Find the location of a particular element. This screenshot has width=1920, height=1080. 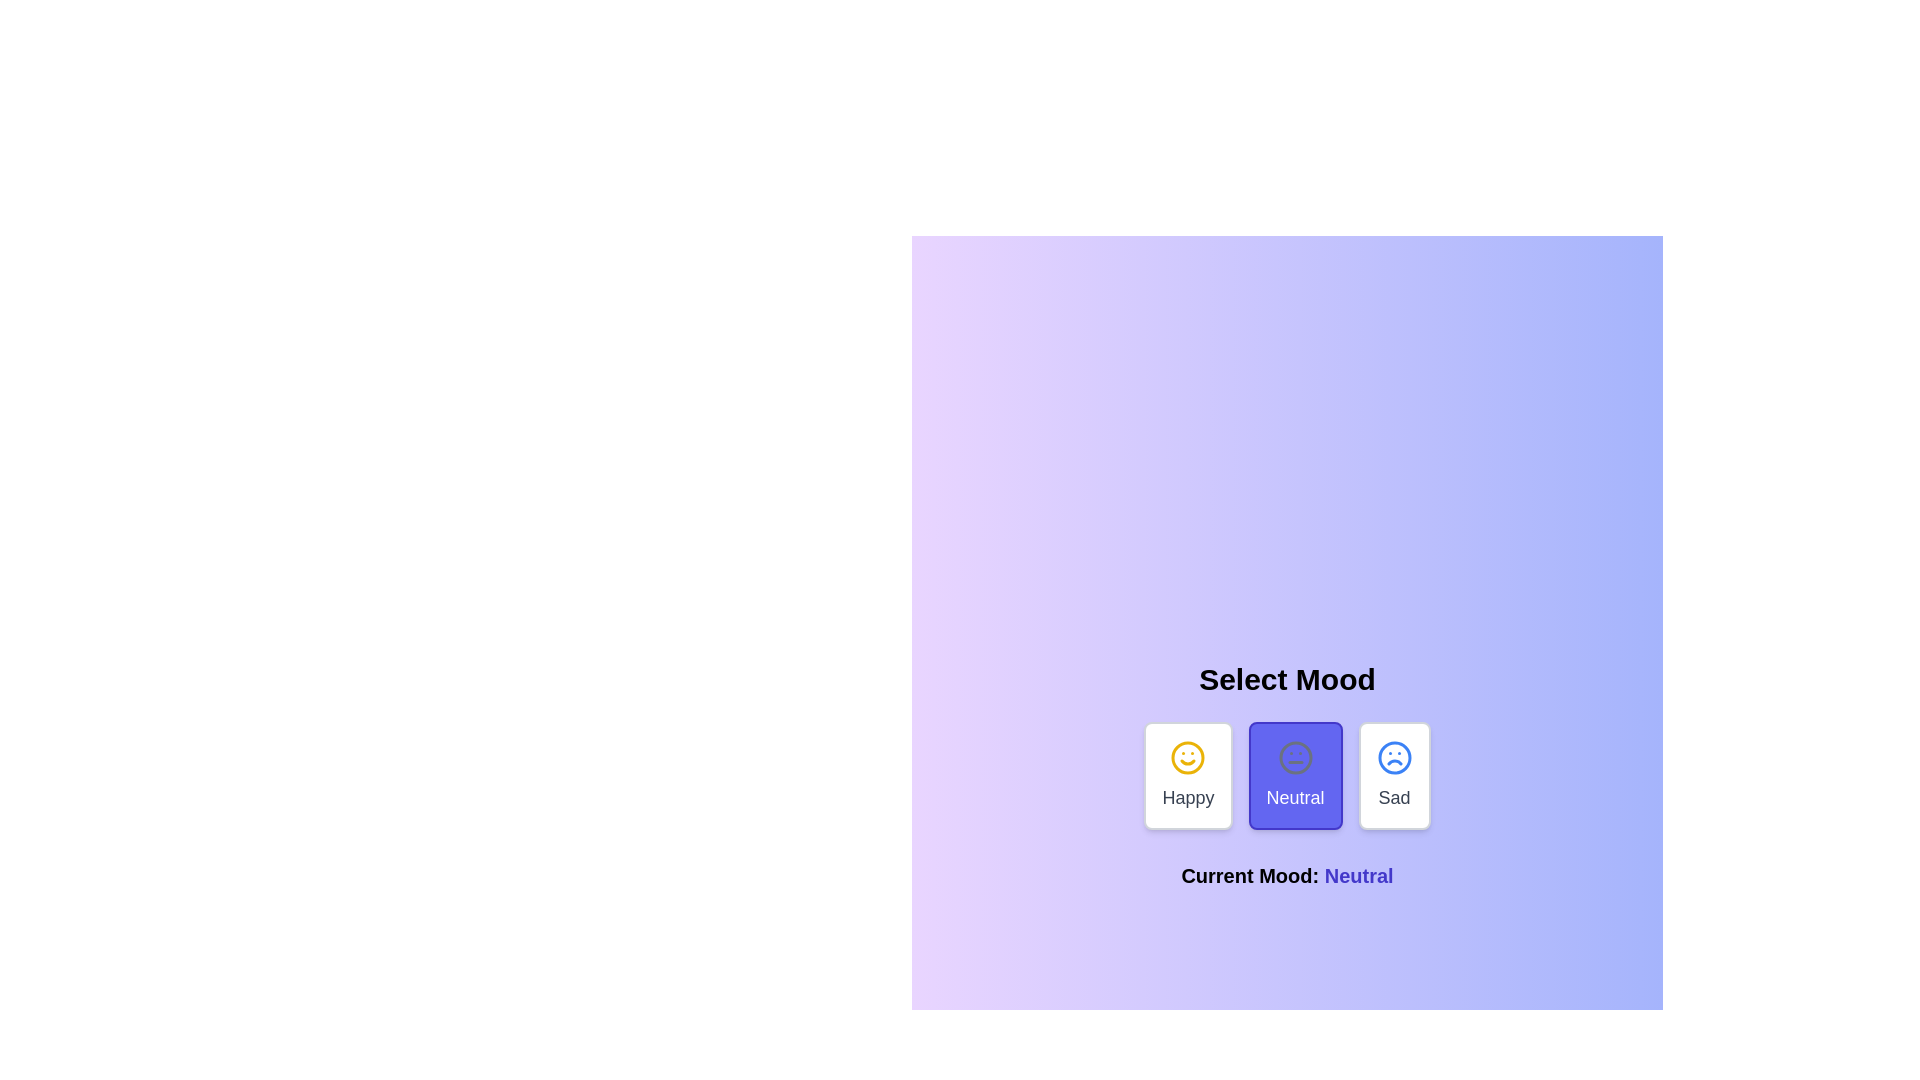

the mood option Sad to select it is located at coordinates (1393, 774).